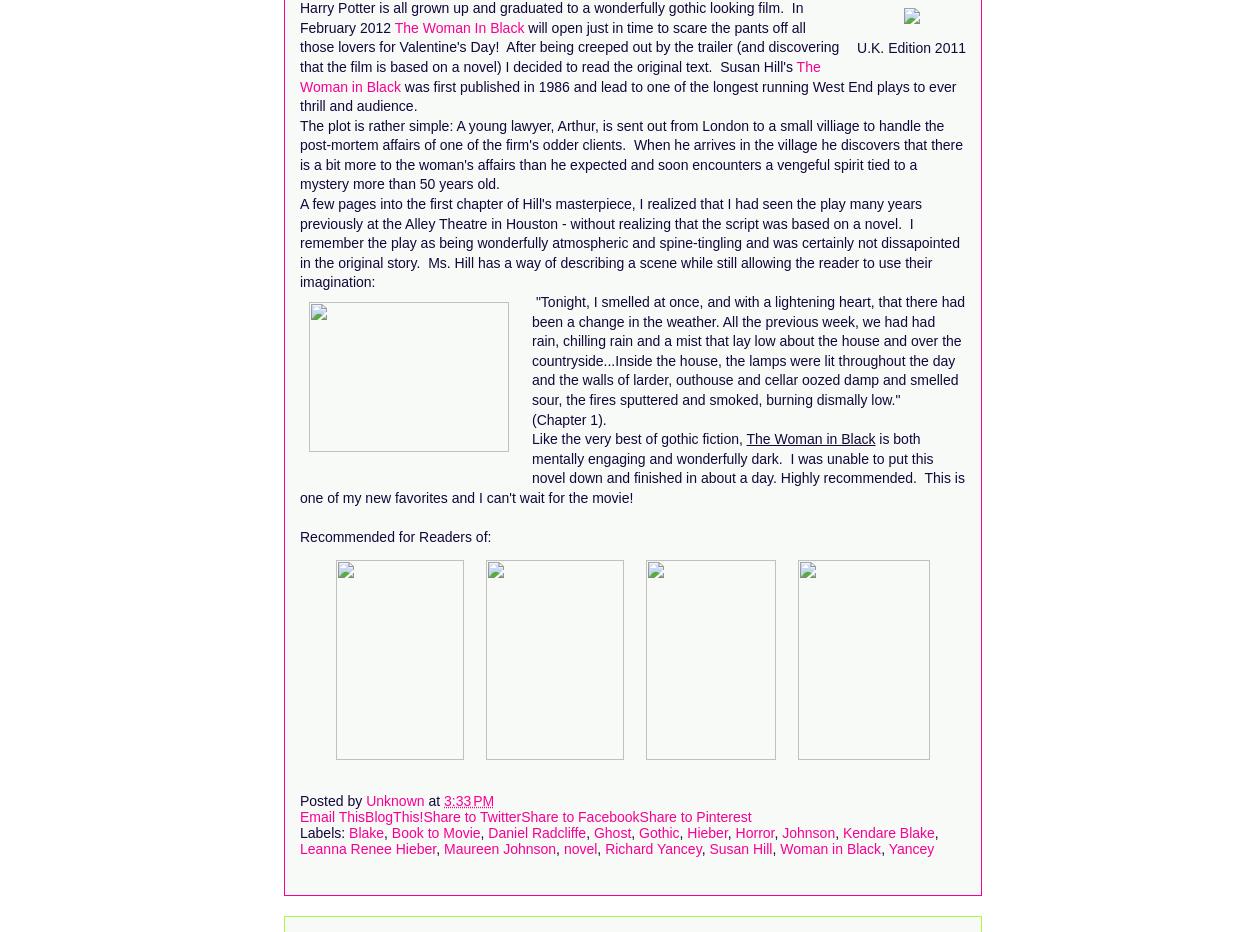  What do you see at coordinates (632, 466) in the screenshot?
I see `'is both mentally engaging and wonderfully dark.  I was unable to put this novel down and finished in about a day. Highly recommended.  This is one of my new favorites and I can't wait for the movie!'` at bounding box center [632, 466].